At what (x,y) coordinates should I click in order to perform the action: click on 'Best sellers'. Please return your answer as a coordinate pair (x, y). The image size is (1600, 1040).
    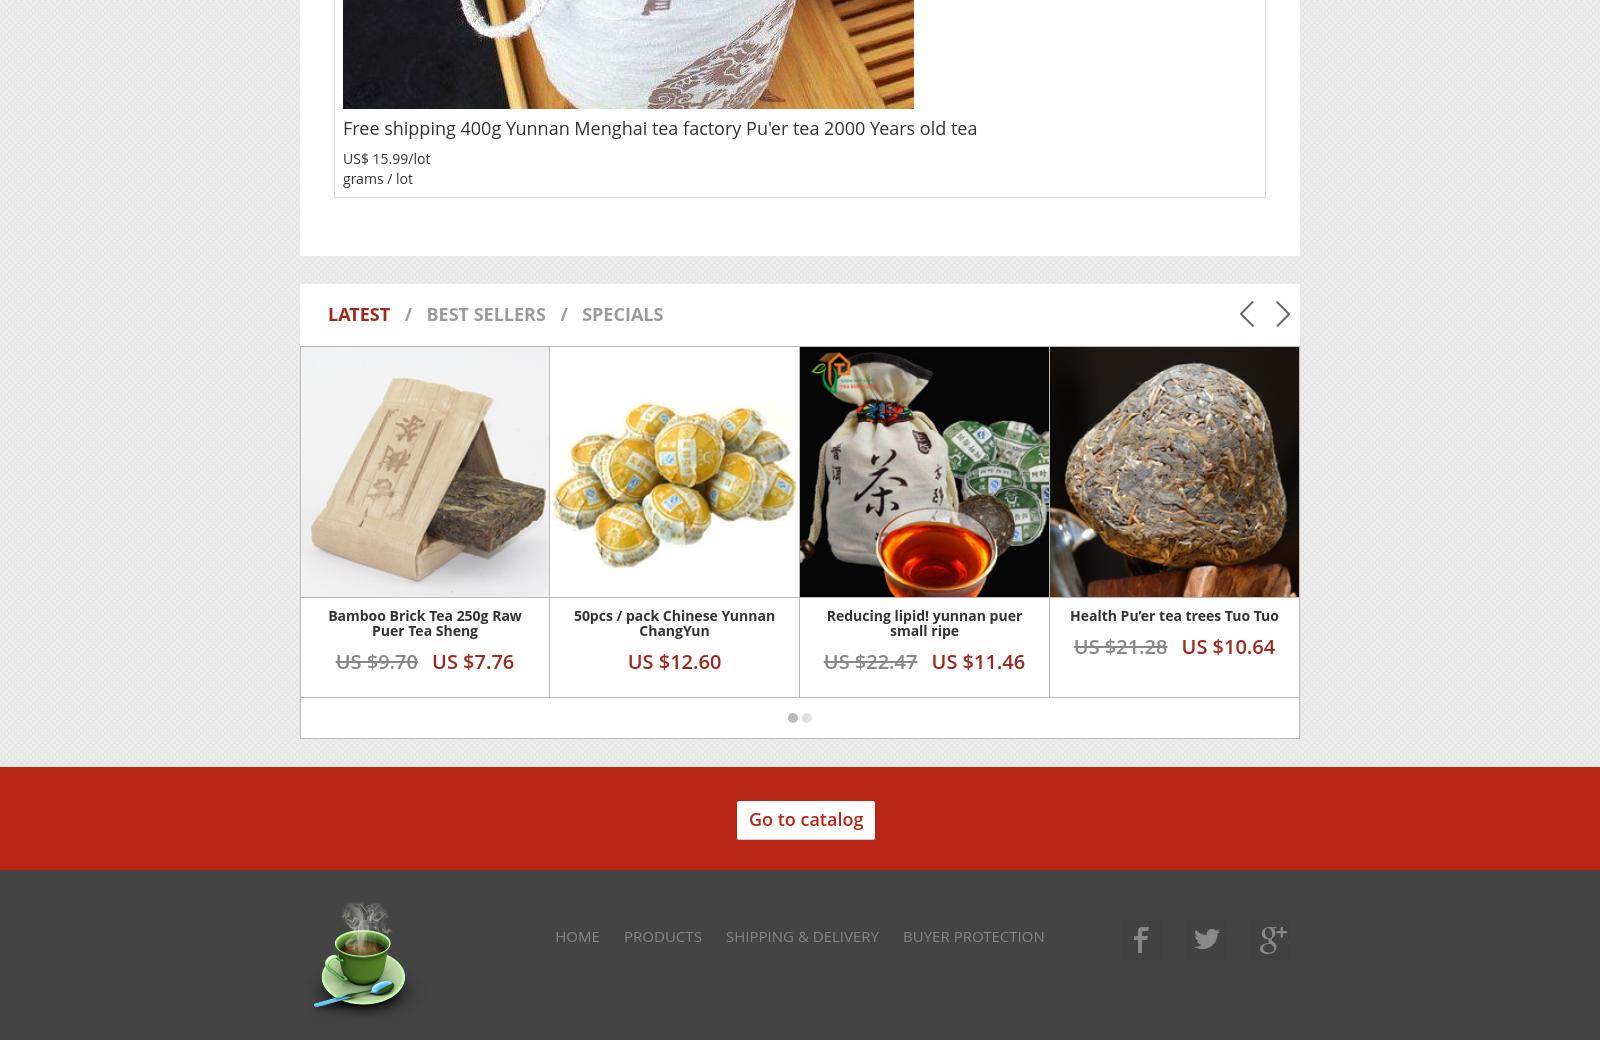
    Looking at the image, I should click on (424, 312).